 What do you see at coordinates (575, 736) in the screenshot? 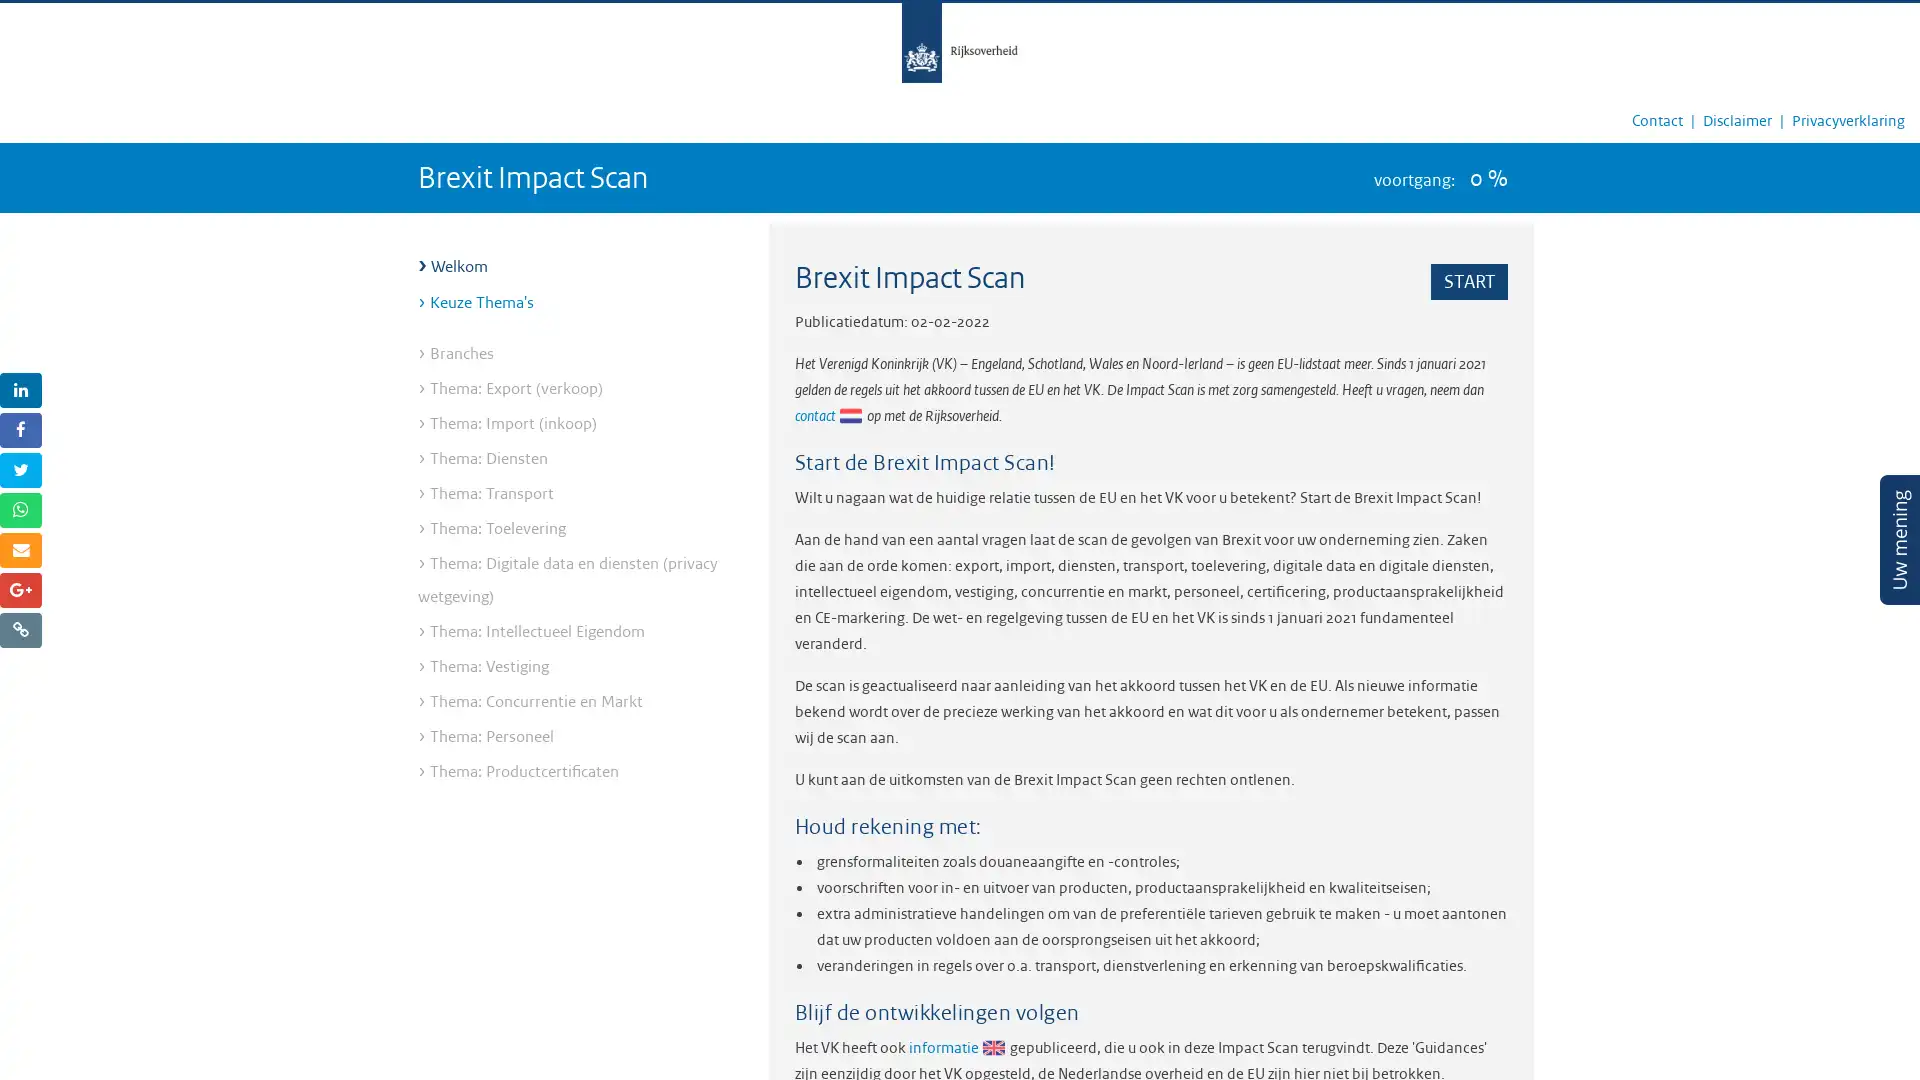
I see `Thema: Personeel` at bounding box center [575, 736].